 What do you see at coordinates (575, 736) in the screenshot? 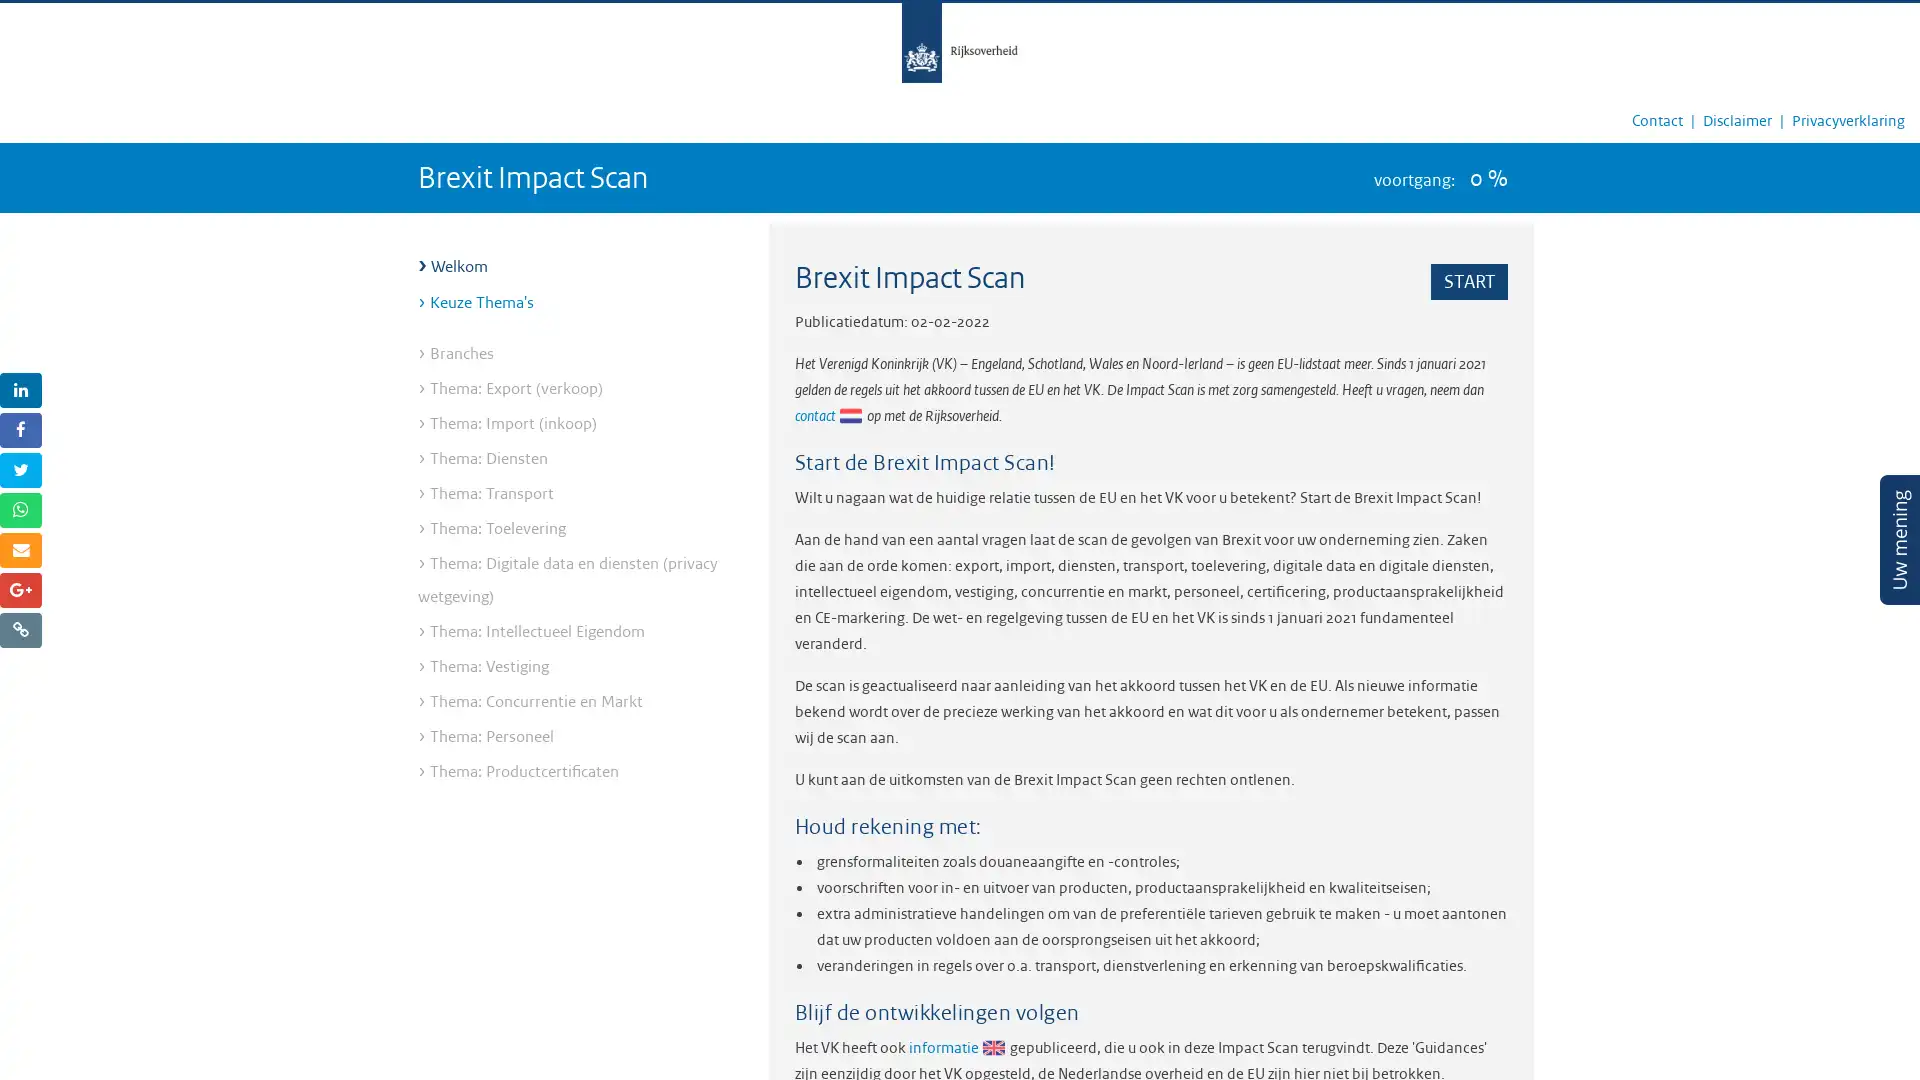
I see `Thema: Personeel` at bounding box center [575, 736].